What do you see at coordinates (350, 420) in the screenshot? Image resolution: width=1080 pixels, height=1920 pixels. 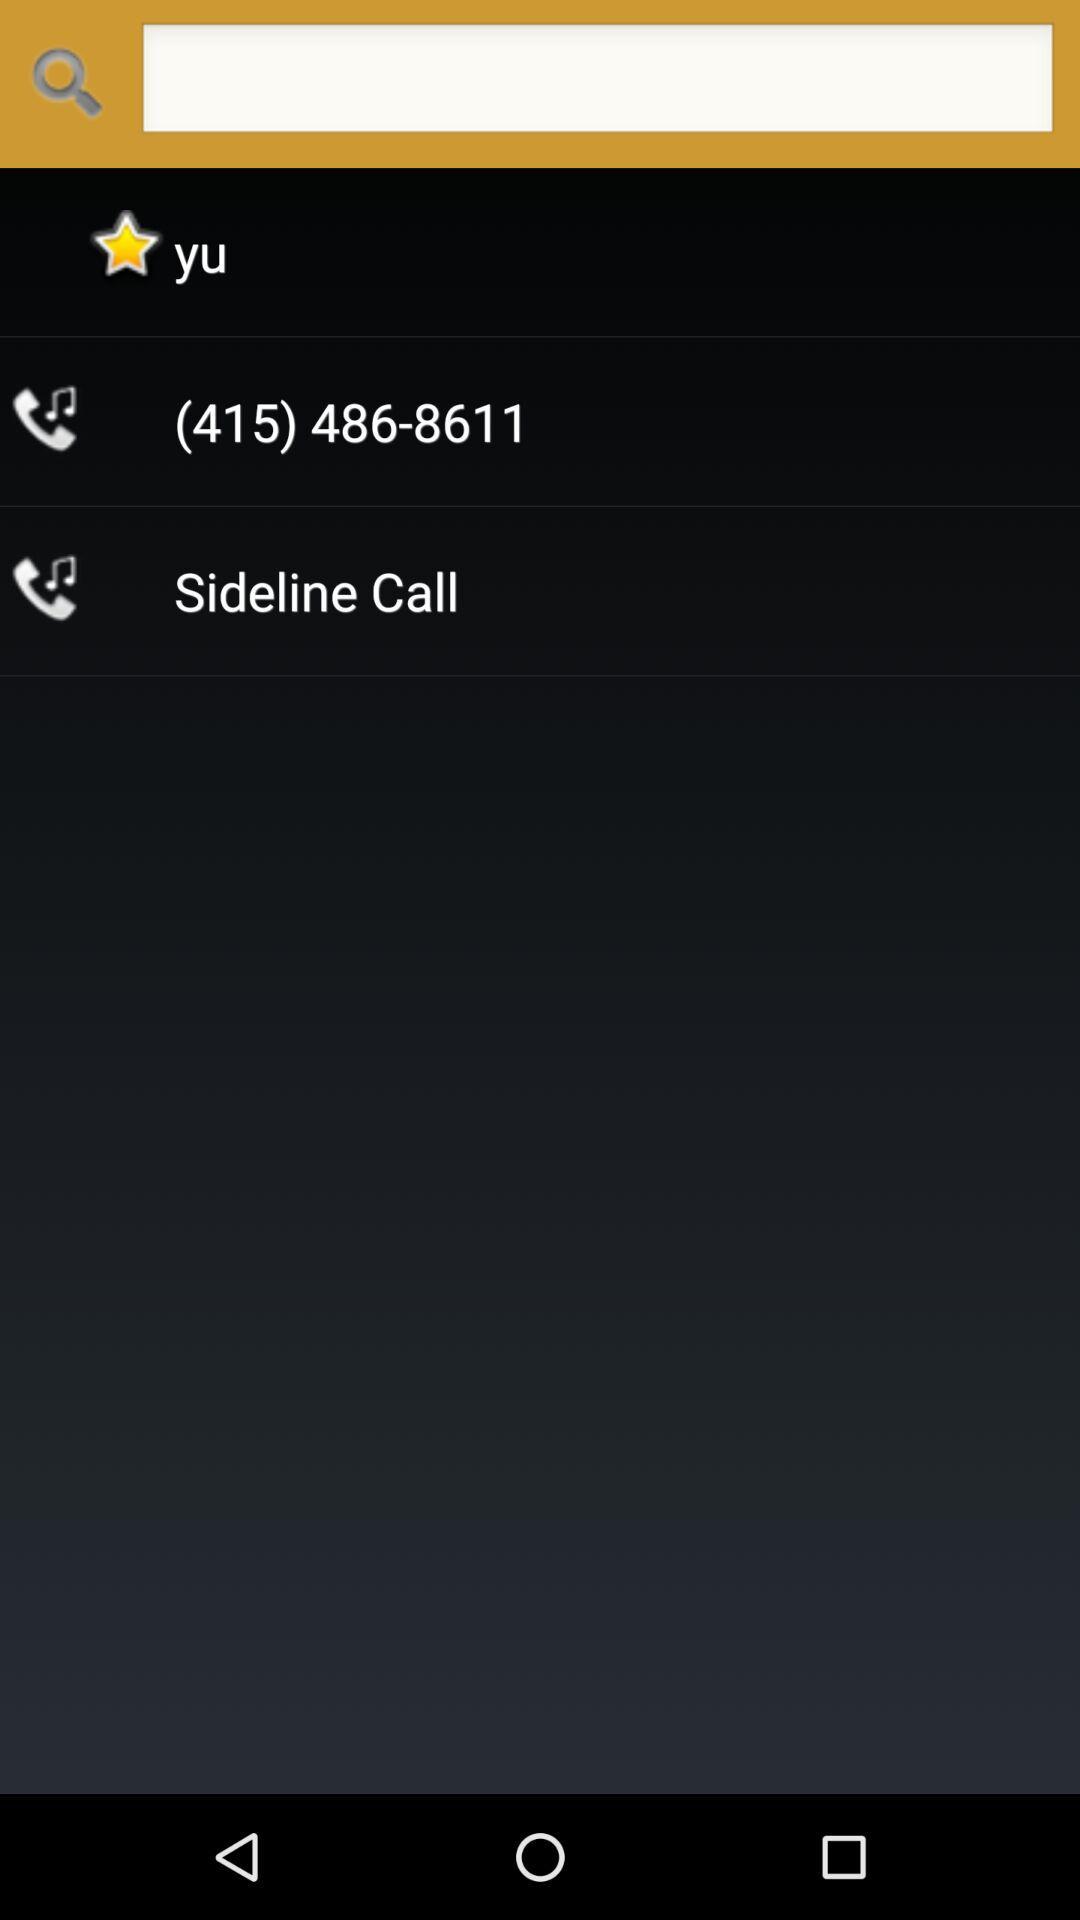 I see `icon above the sideline call app` at bounding box center [350, 420].